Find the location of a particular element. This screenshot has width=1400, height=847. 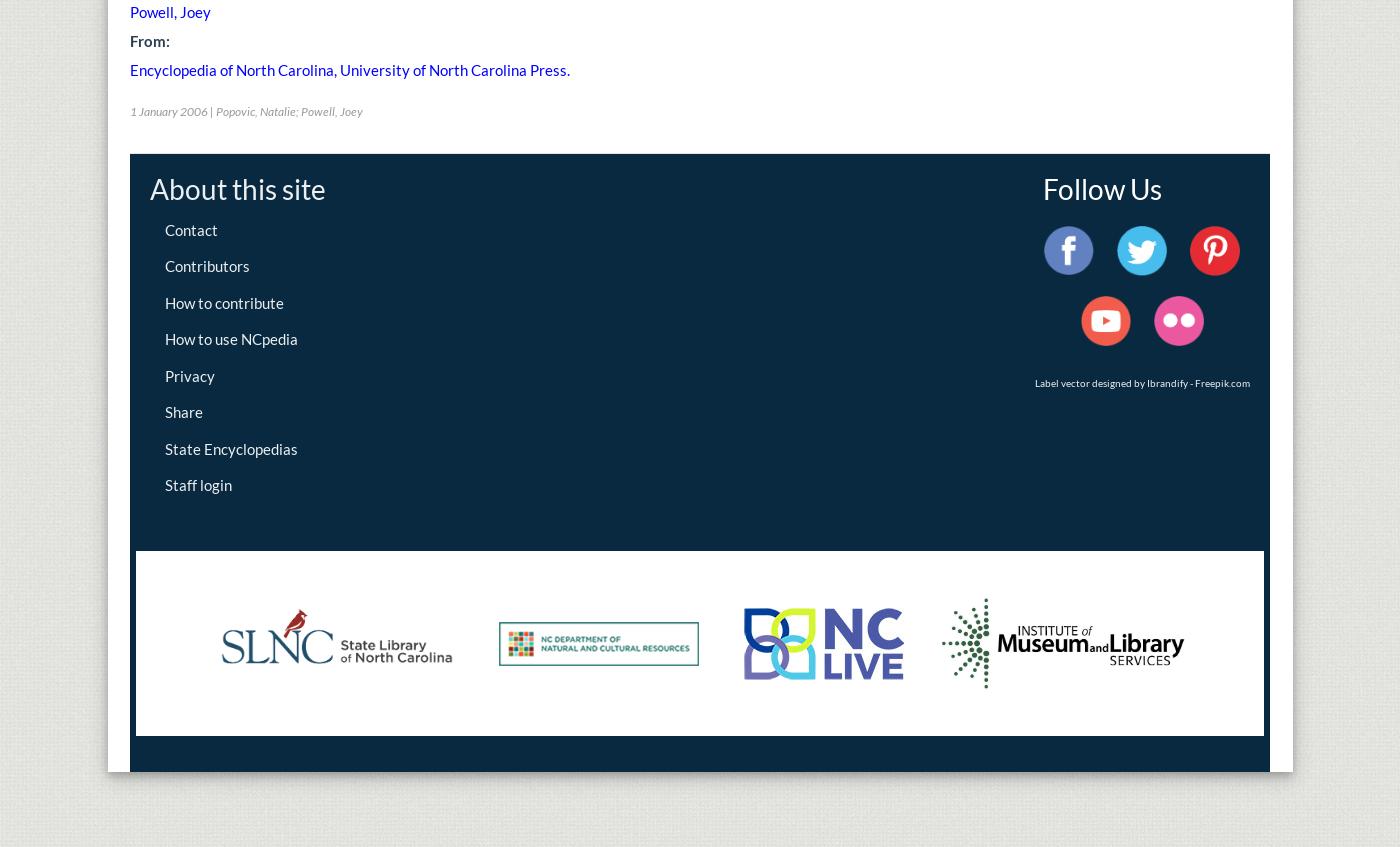

'About this site' is located at coordinates (238, 188).